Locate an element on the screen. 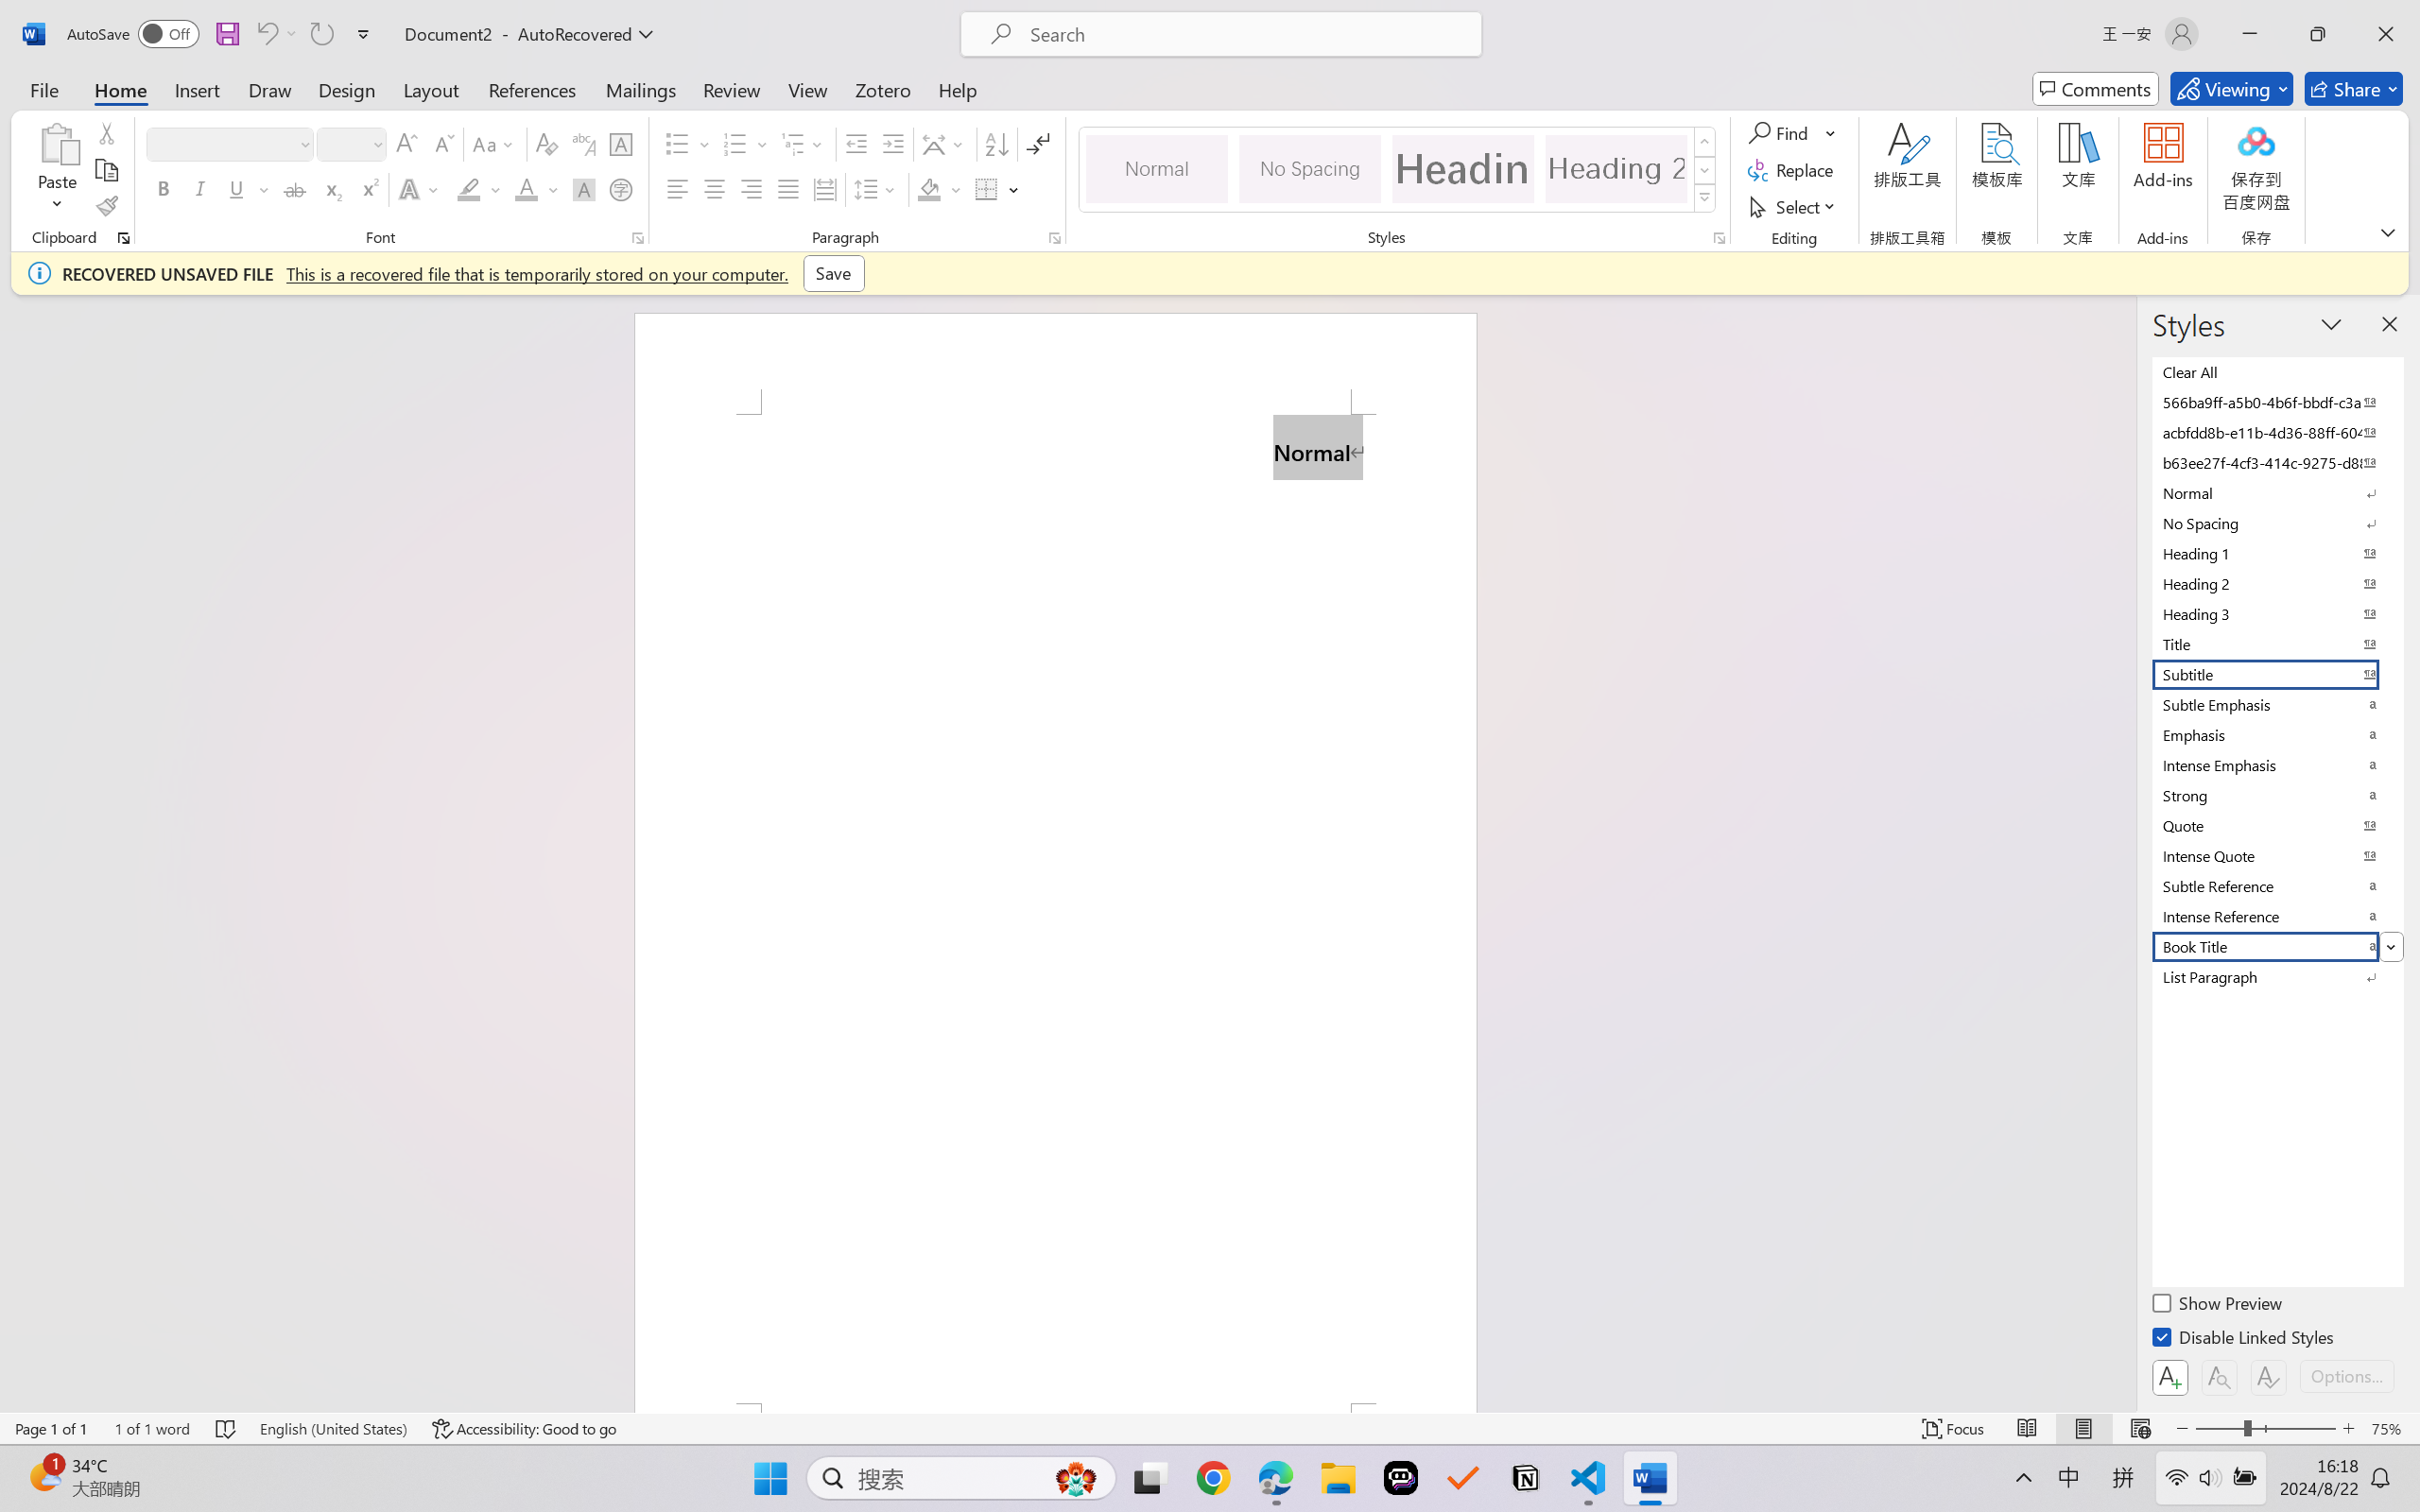 The width and height of the screenshot is (2420, 1512). 'Multilevel List' is located at coordinates (804, 144).